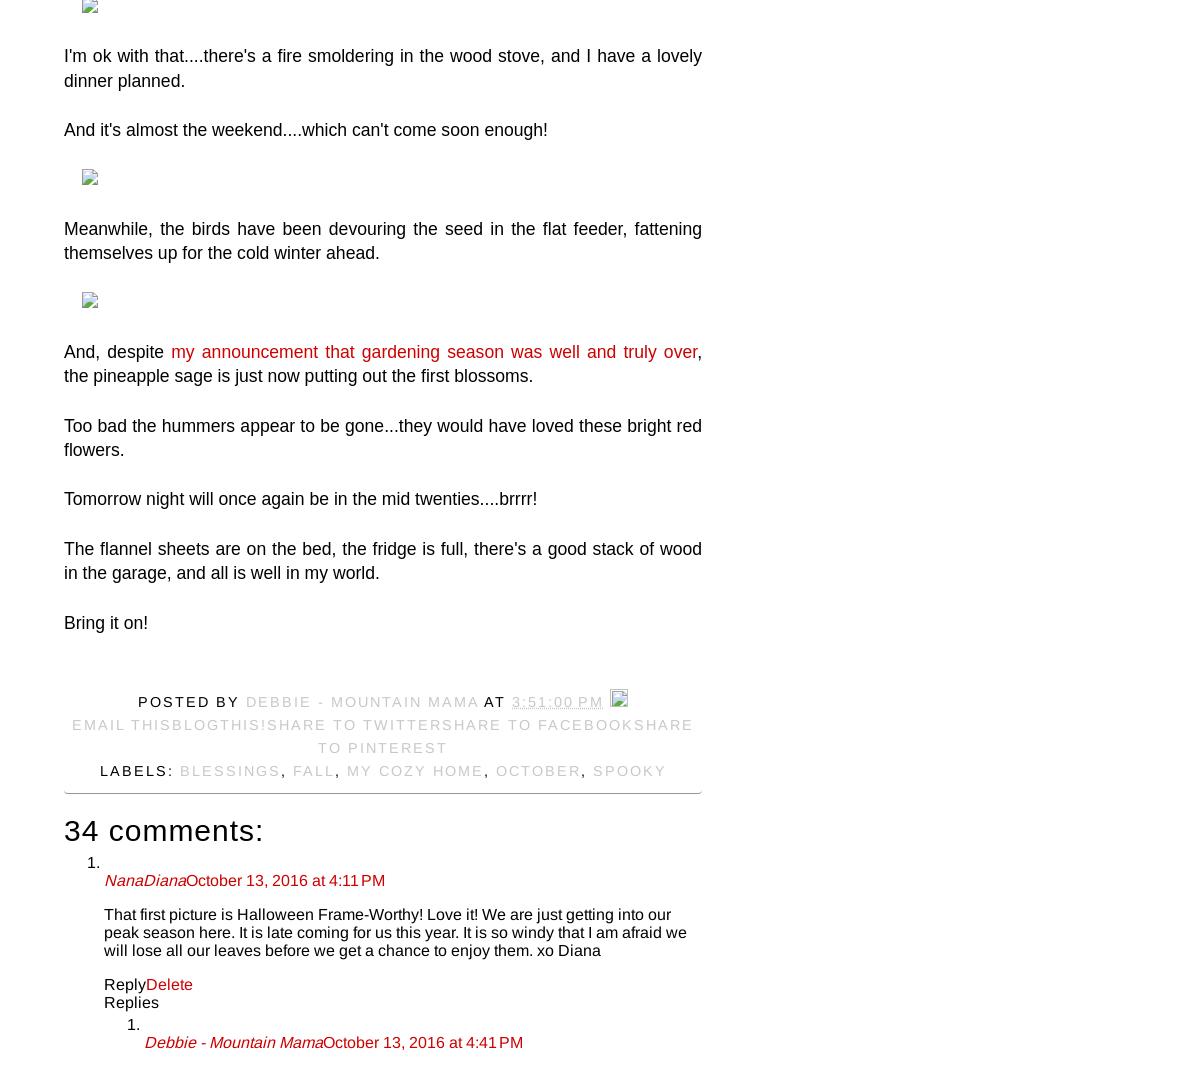  What do you see at coordinates (395, 932) in the screenshot?
I see `'That first picture is Halloween Frame-Worthy!  Love it!  We are just getting into our peak season here.  It is late coming for us this year.  It is so windy that I am afraid we will lose all our leaves before we get a chance to enjoy them.  xo Diana'` at bounding box center [395, 932].